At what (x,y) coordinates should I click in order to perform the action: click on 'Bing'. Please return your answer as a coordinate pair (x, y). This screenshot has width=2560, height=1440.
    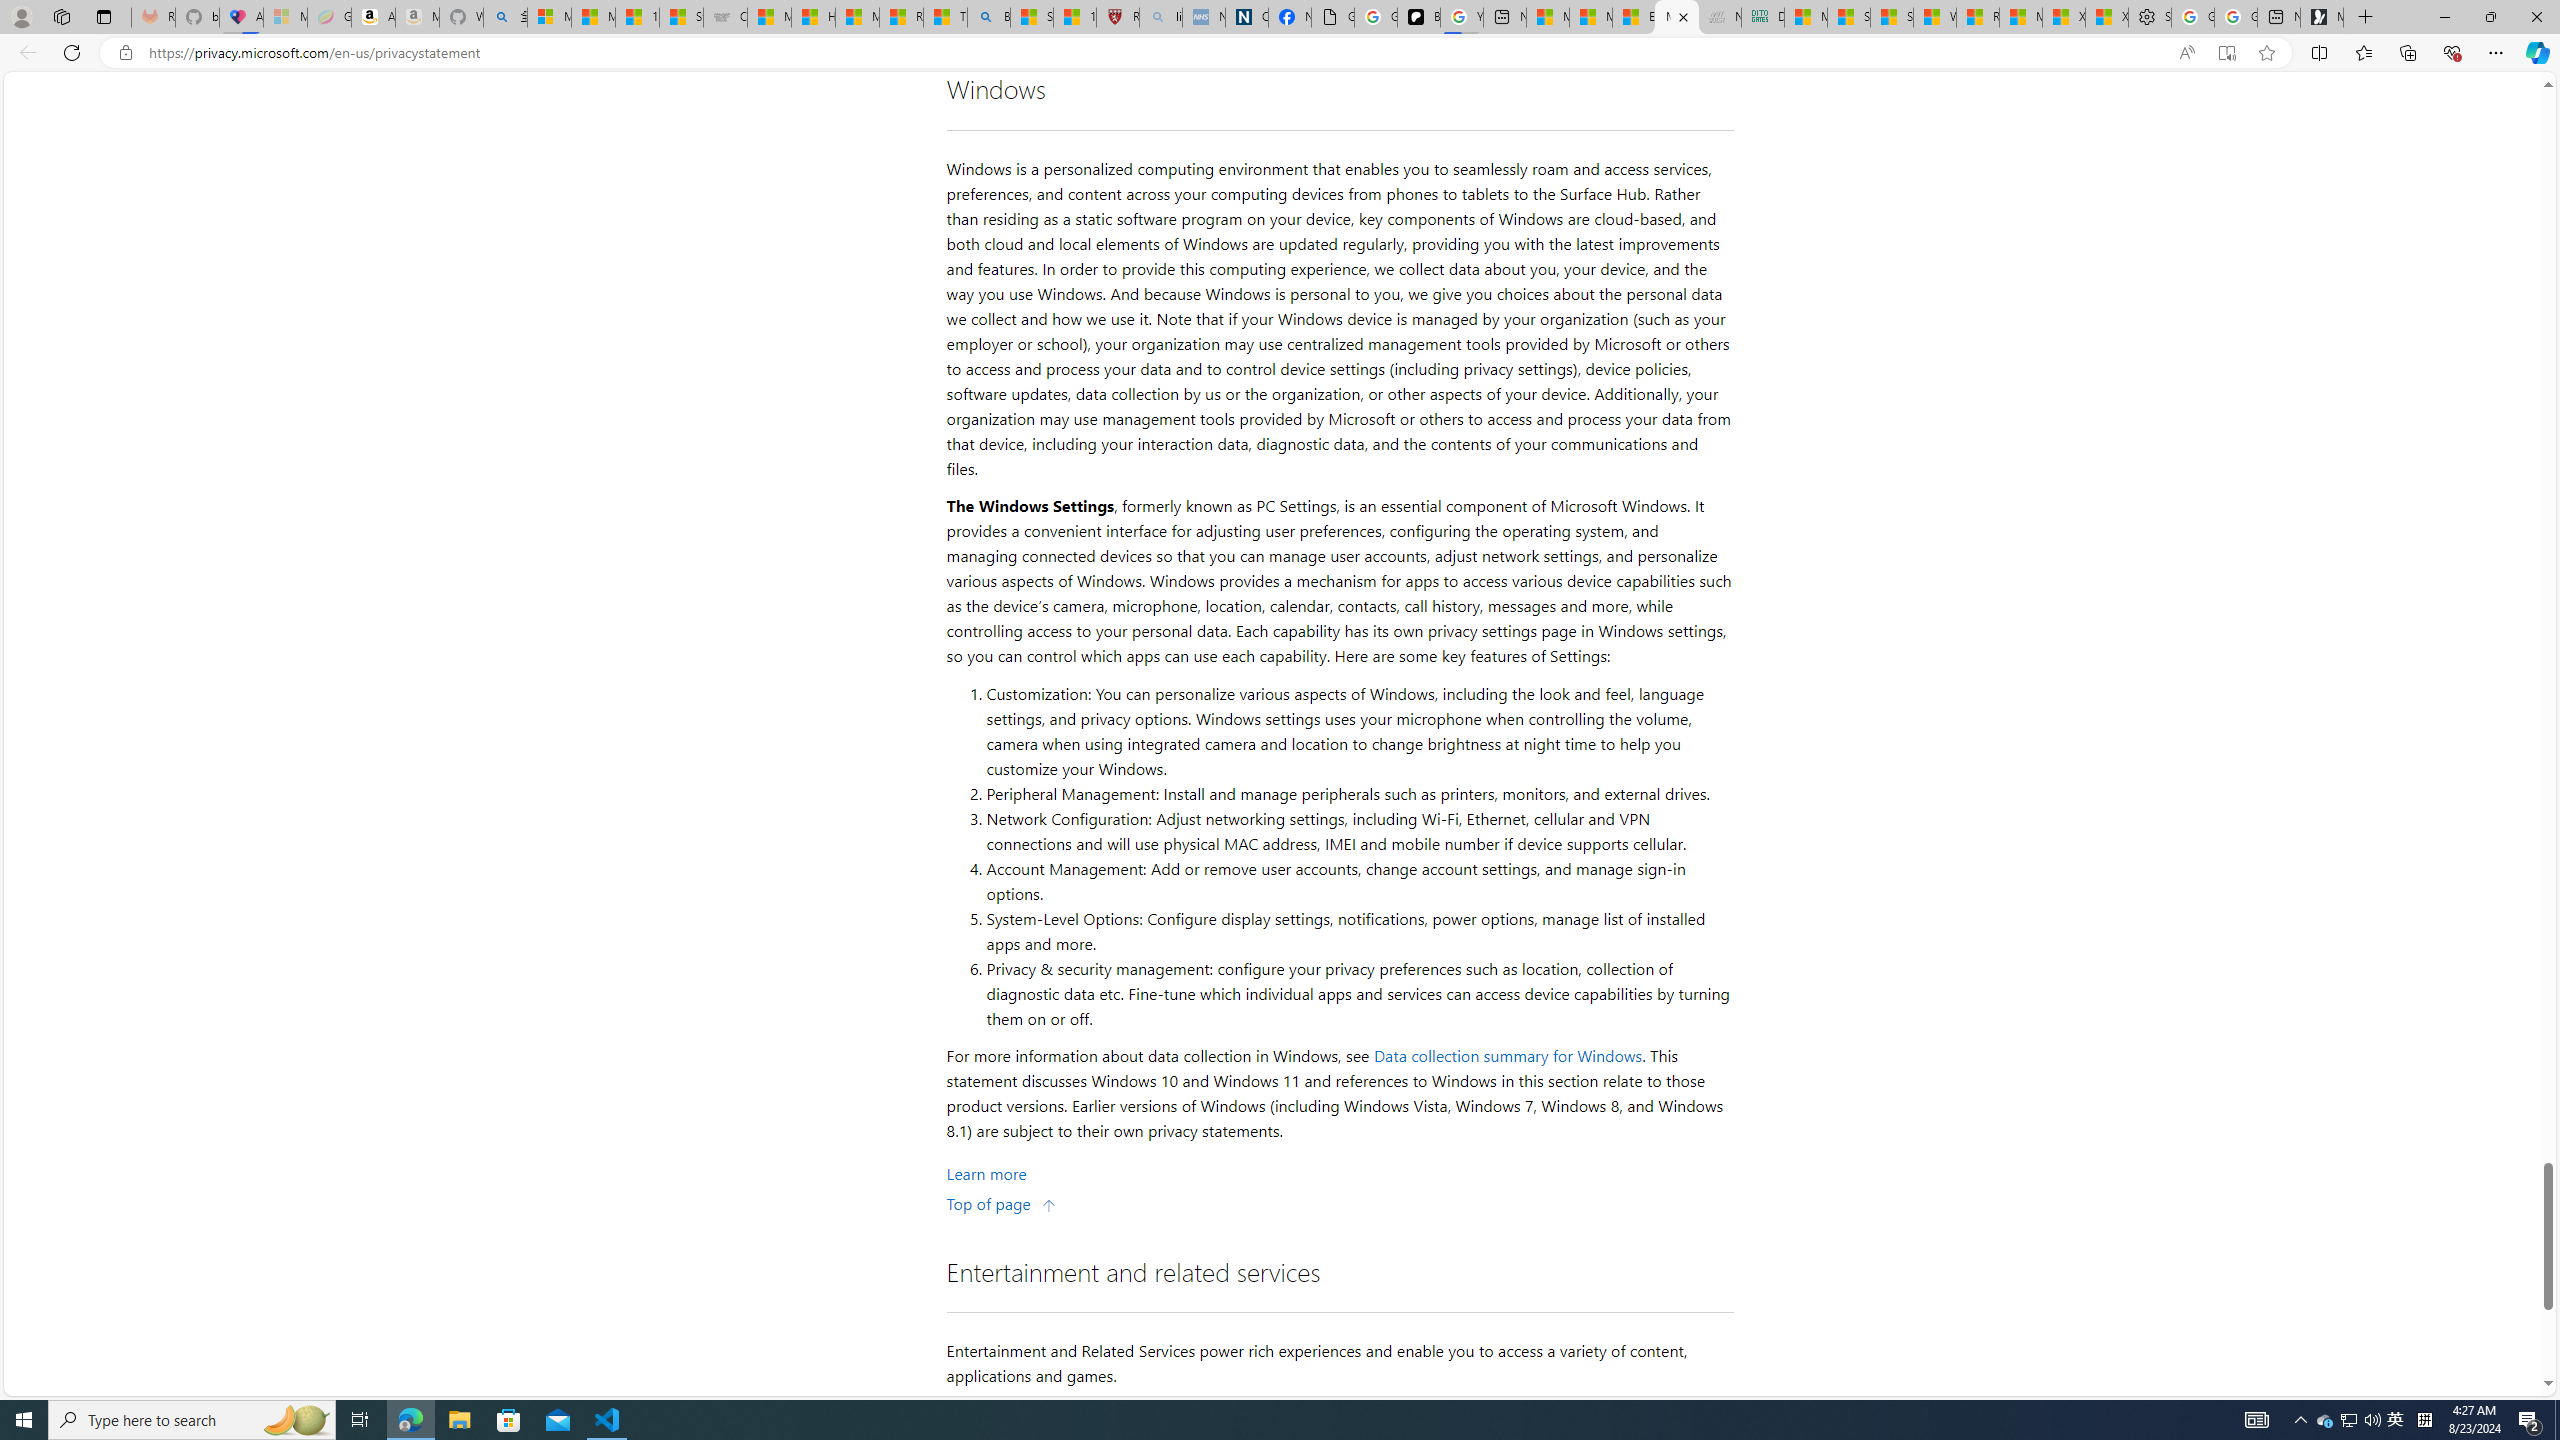
    Looking at the image, I should click on (988, 16).